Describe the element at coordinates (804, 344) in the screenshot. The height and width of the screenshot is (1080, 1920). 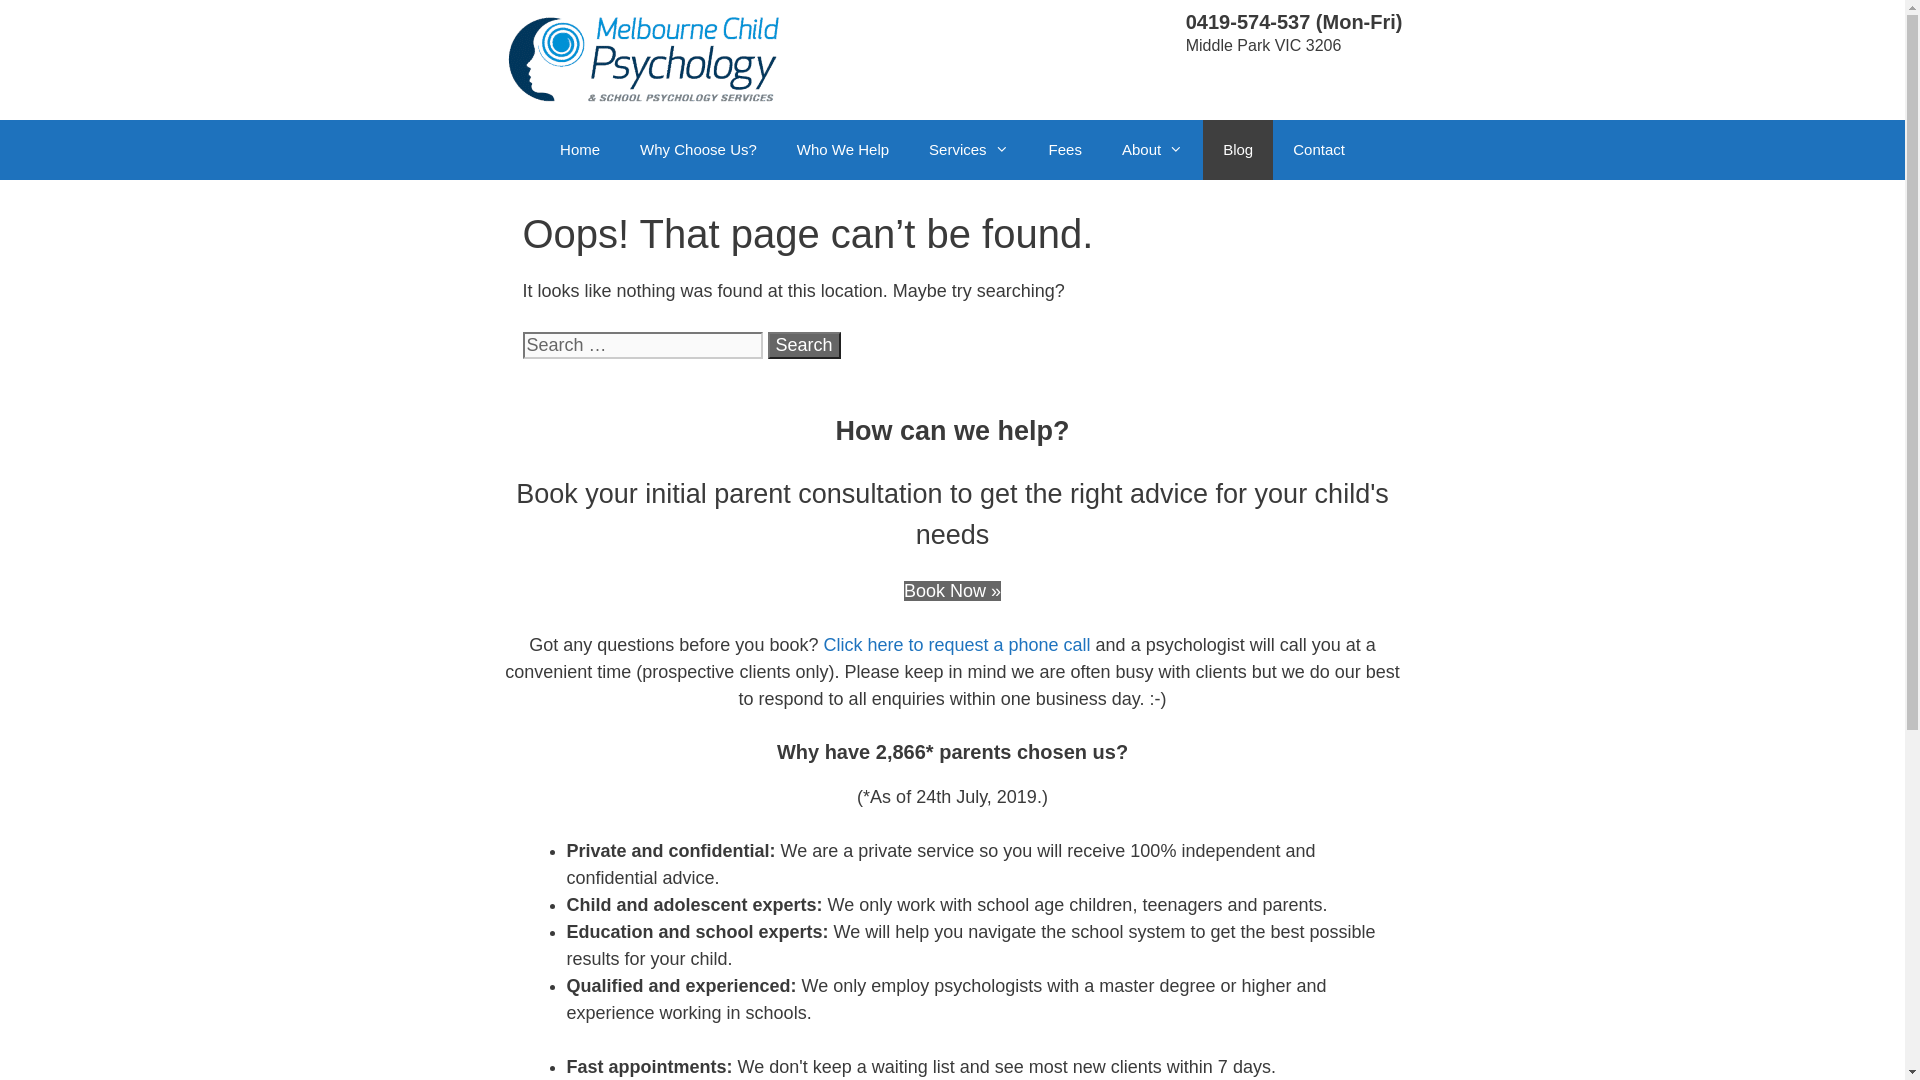
I see `'Search'` at that location.